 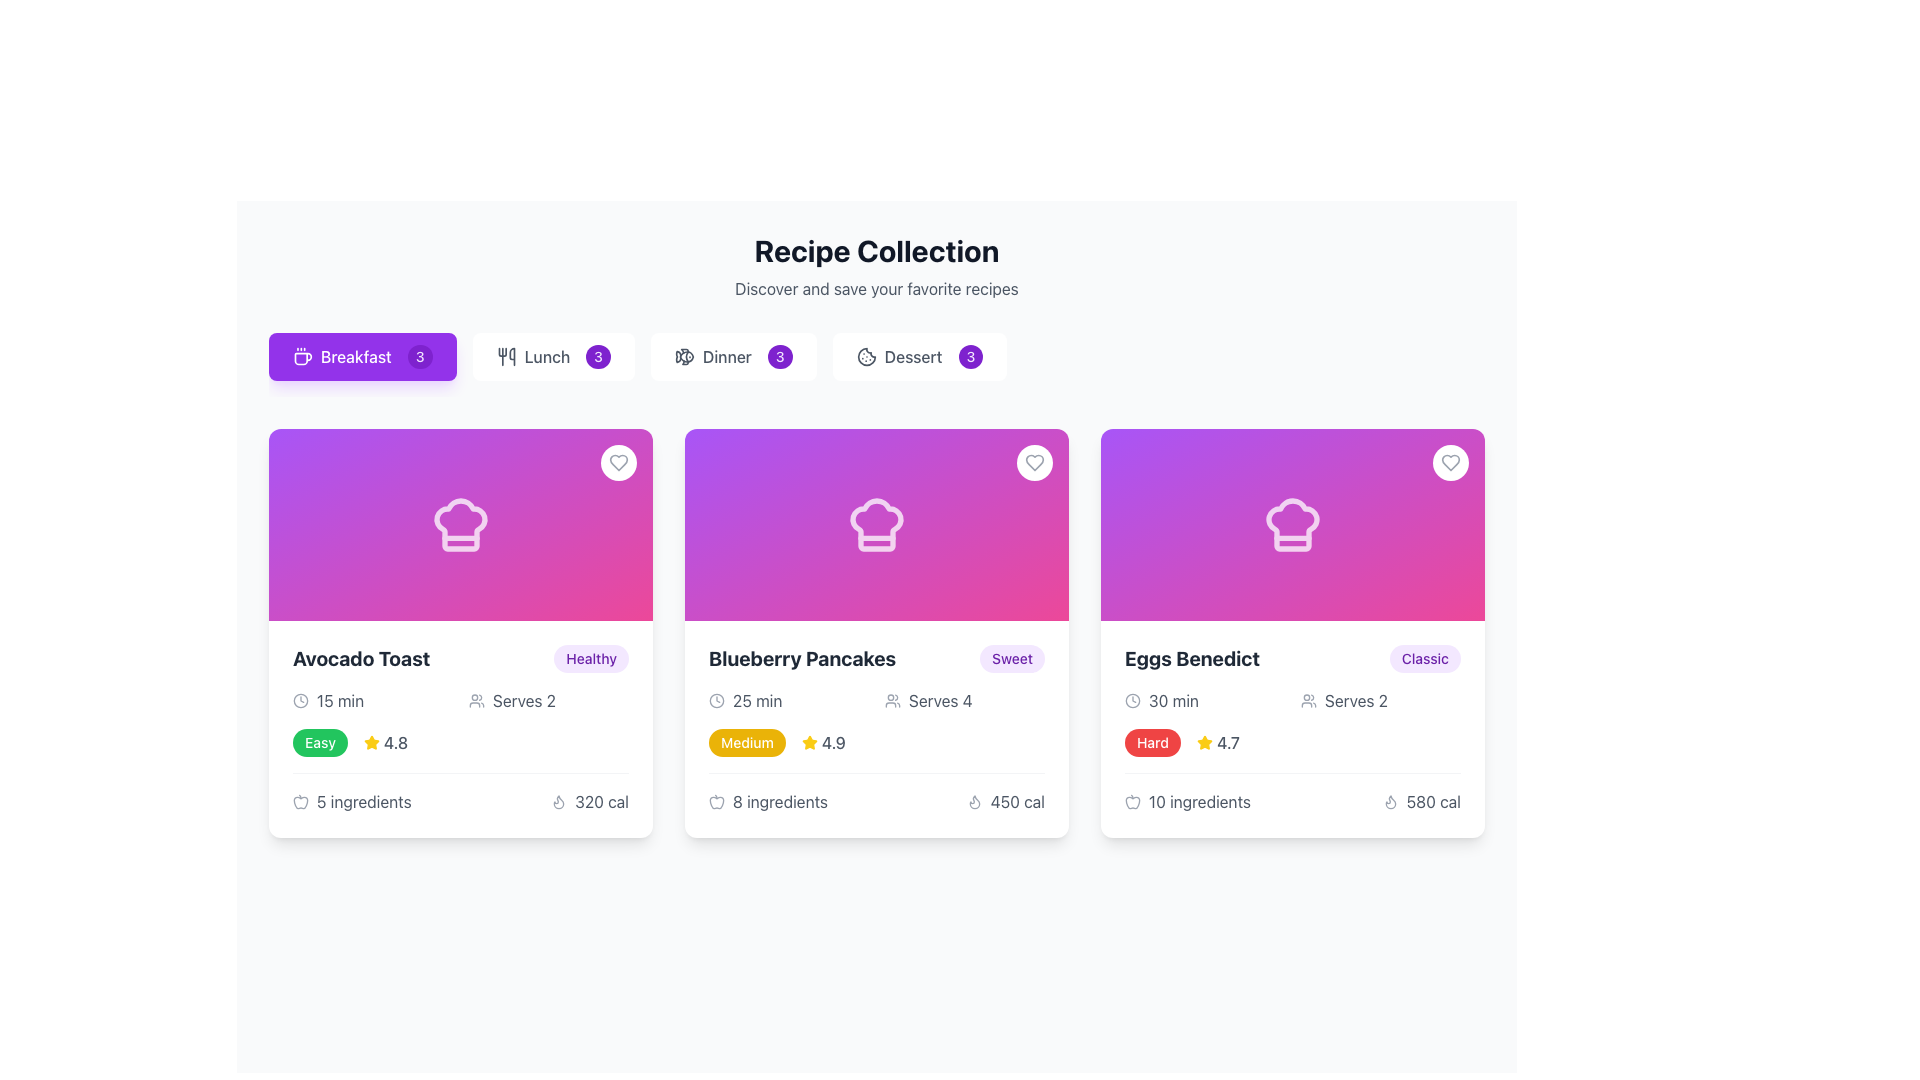 What do you see at coordinates (459, 743) in the screenshot?
I see `the displayed information of the difficulty label and rating score, which is a green pill-shaped badge with the text 'Easy' and a yellow star icon followed by the number 4.8, located centrally within the details section of the first recipe card` at bounding box center [459, 743].